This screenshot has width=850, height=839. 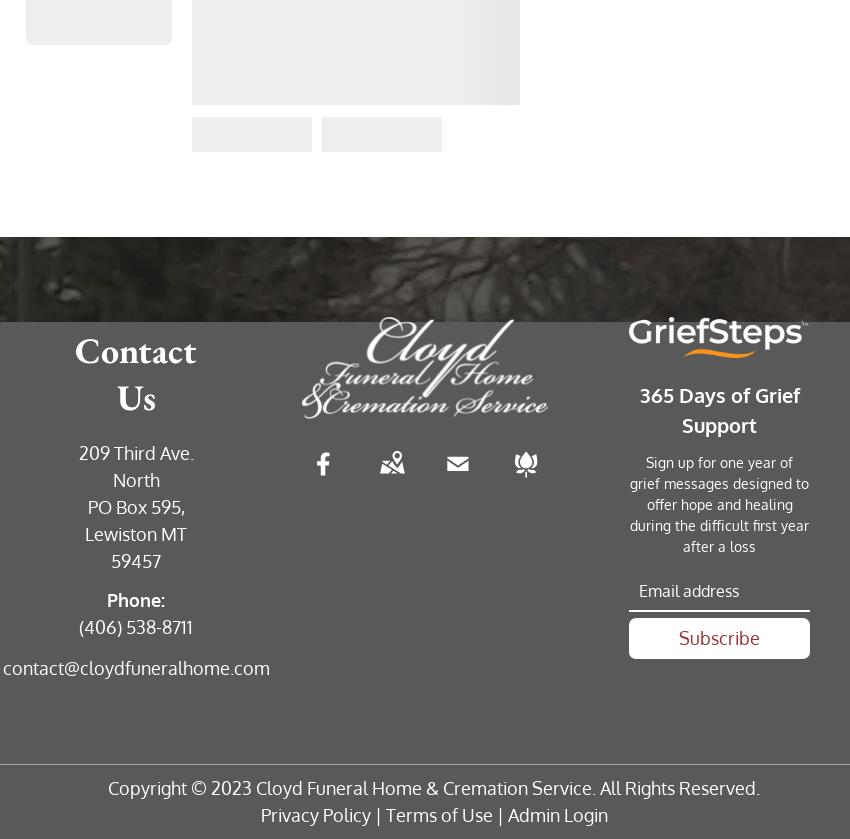 I want to click on 'Admin Login', so click(x=557, y=814).